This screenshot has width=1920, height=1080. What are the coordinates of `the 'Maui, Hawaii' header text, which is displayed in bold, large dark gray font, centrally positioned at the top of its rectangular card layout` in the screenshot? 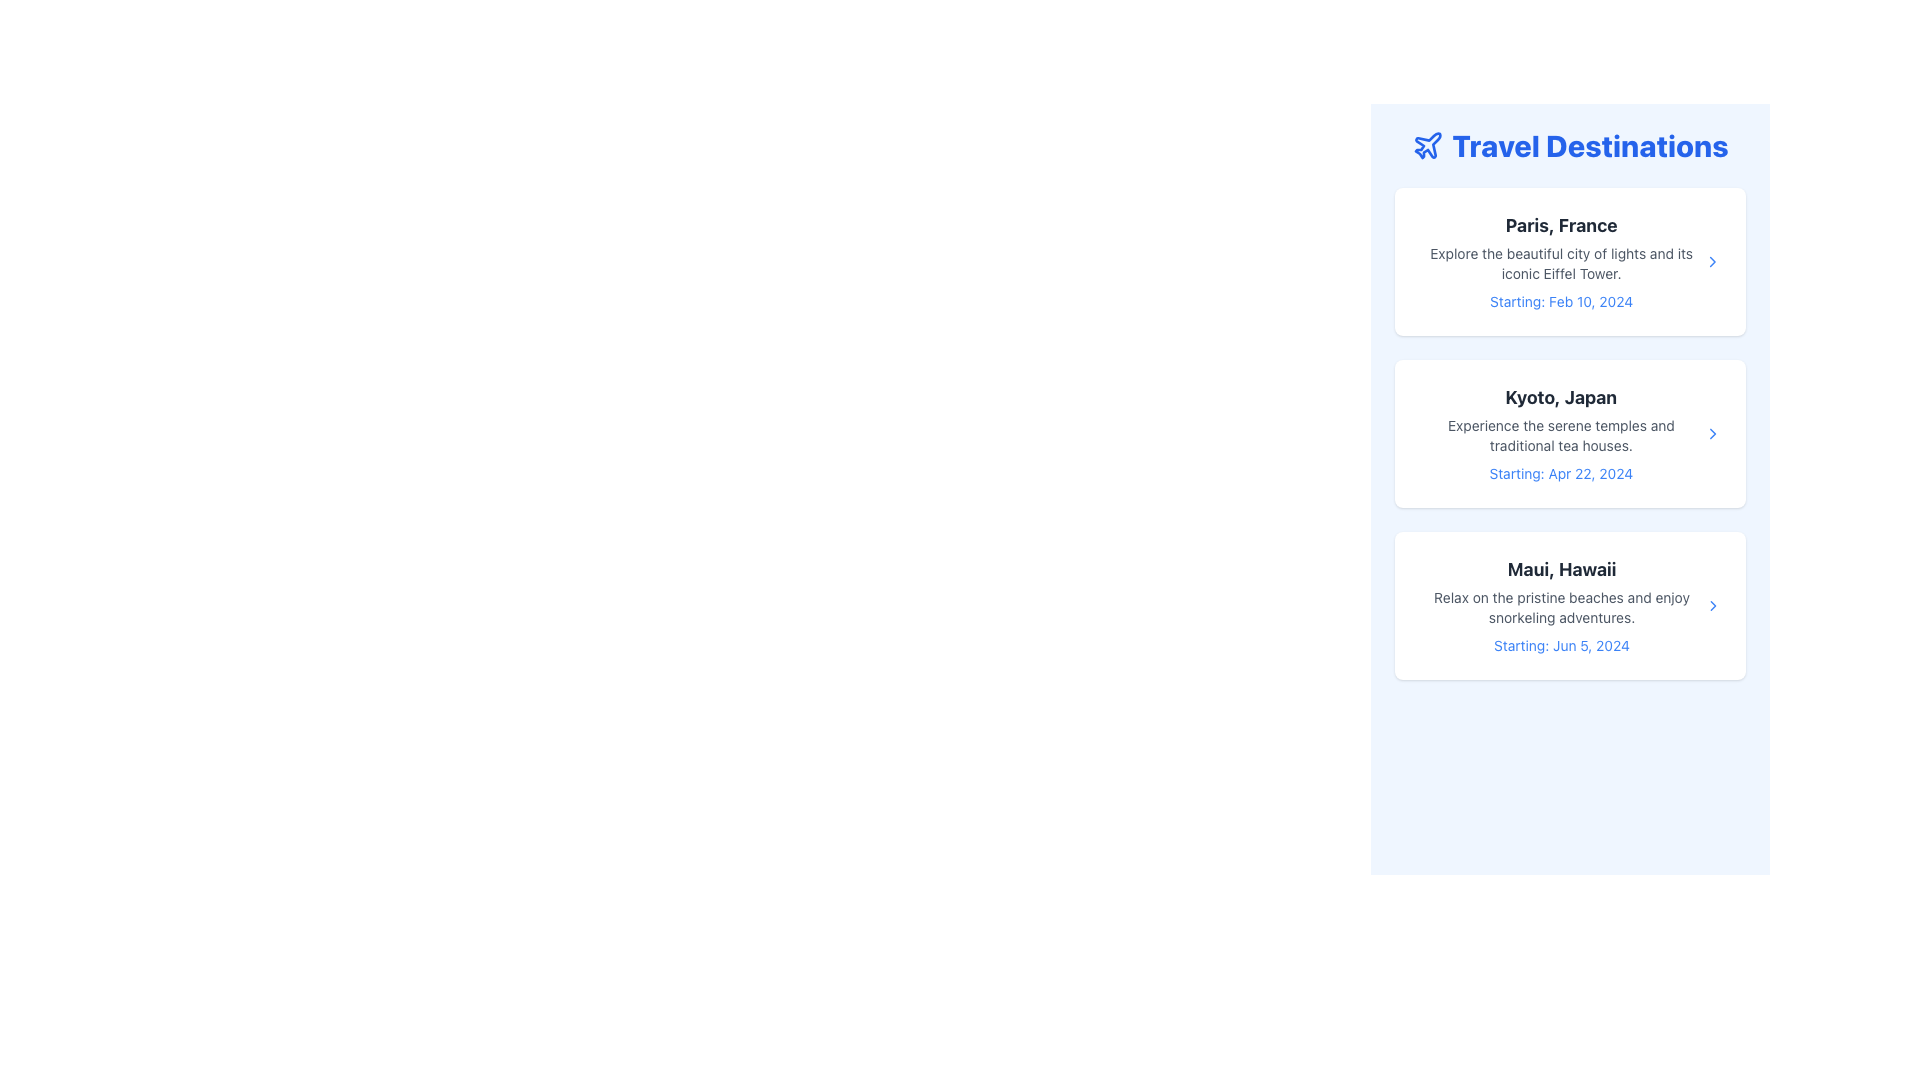 It's located at (1561, 570).